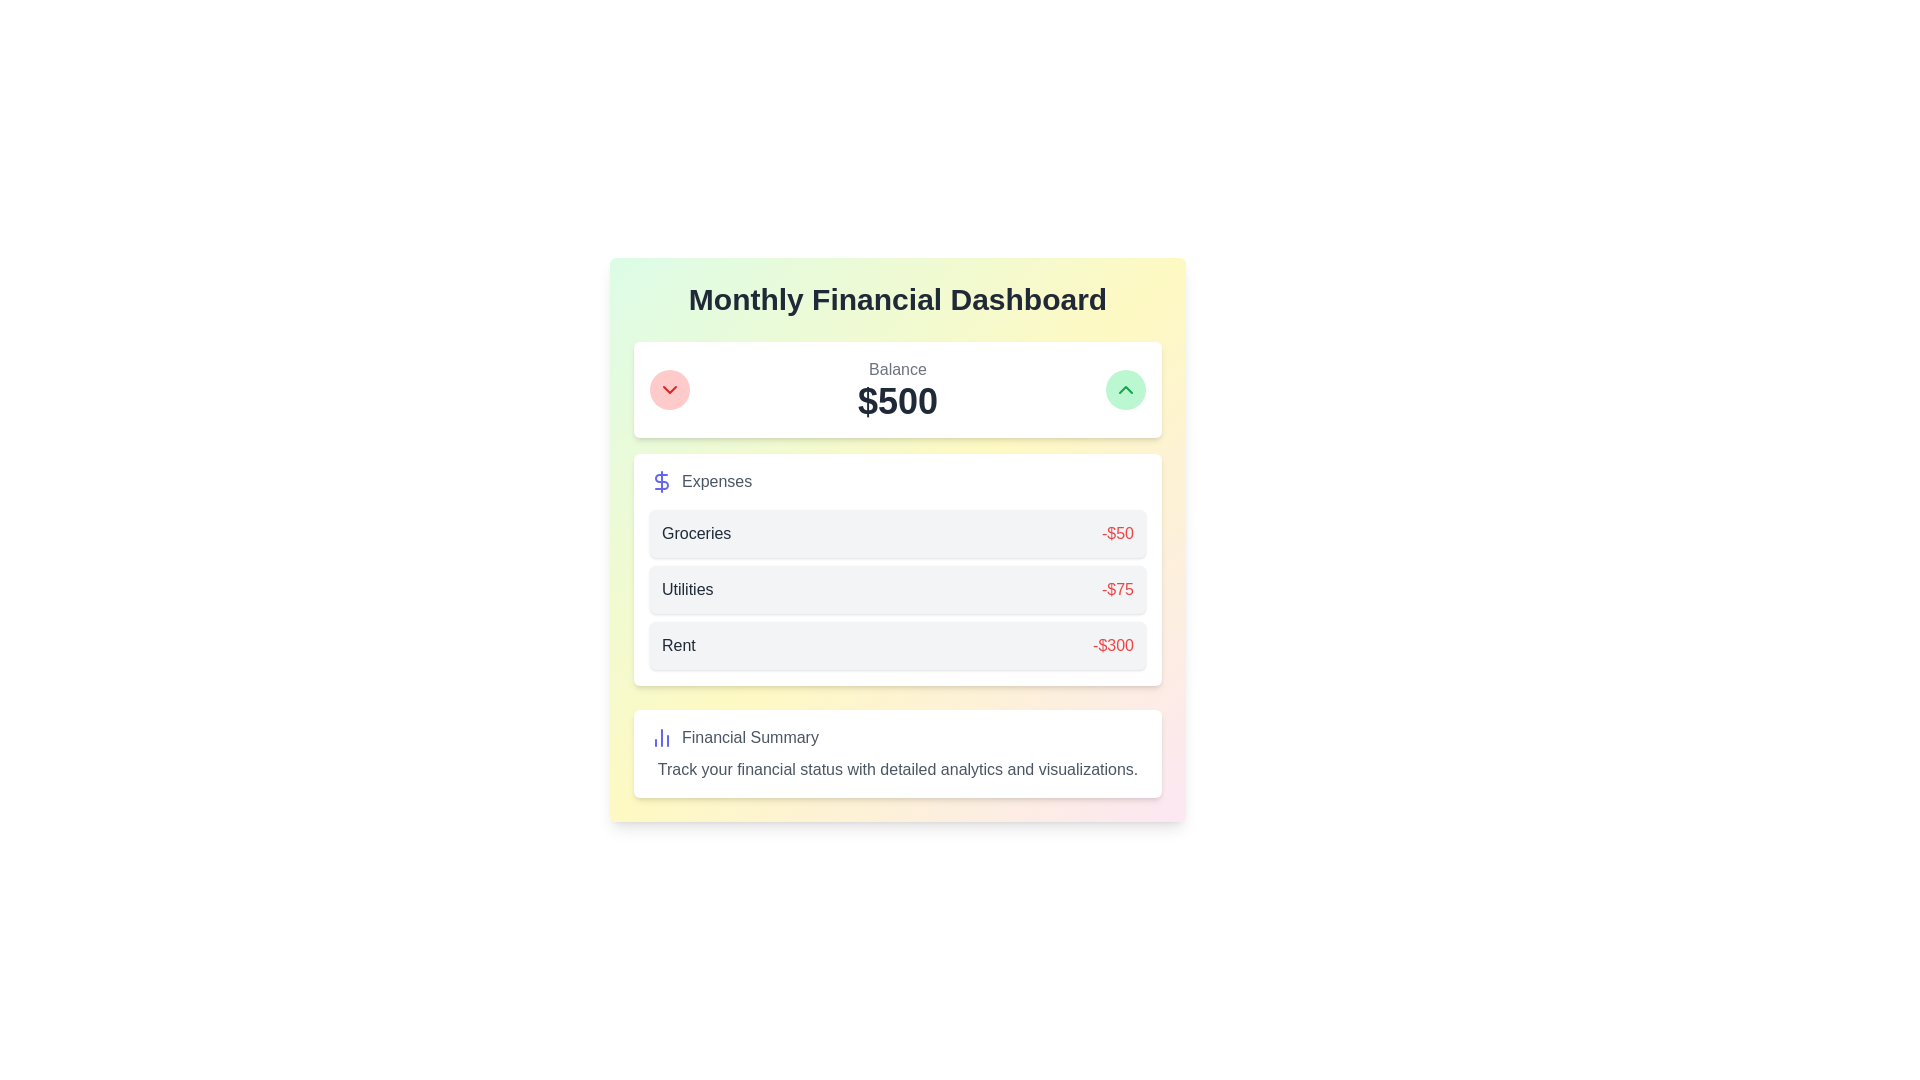  What do you see at coordinates (696, 532) in the screenshot?
I see `the 'Groceries' label, which is styled with a medium-weight font in dark gray color, positioned within a light gray background, and part of the list item labeled 'Groceries-$50'` at bounding box center [696, 532].